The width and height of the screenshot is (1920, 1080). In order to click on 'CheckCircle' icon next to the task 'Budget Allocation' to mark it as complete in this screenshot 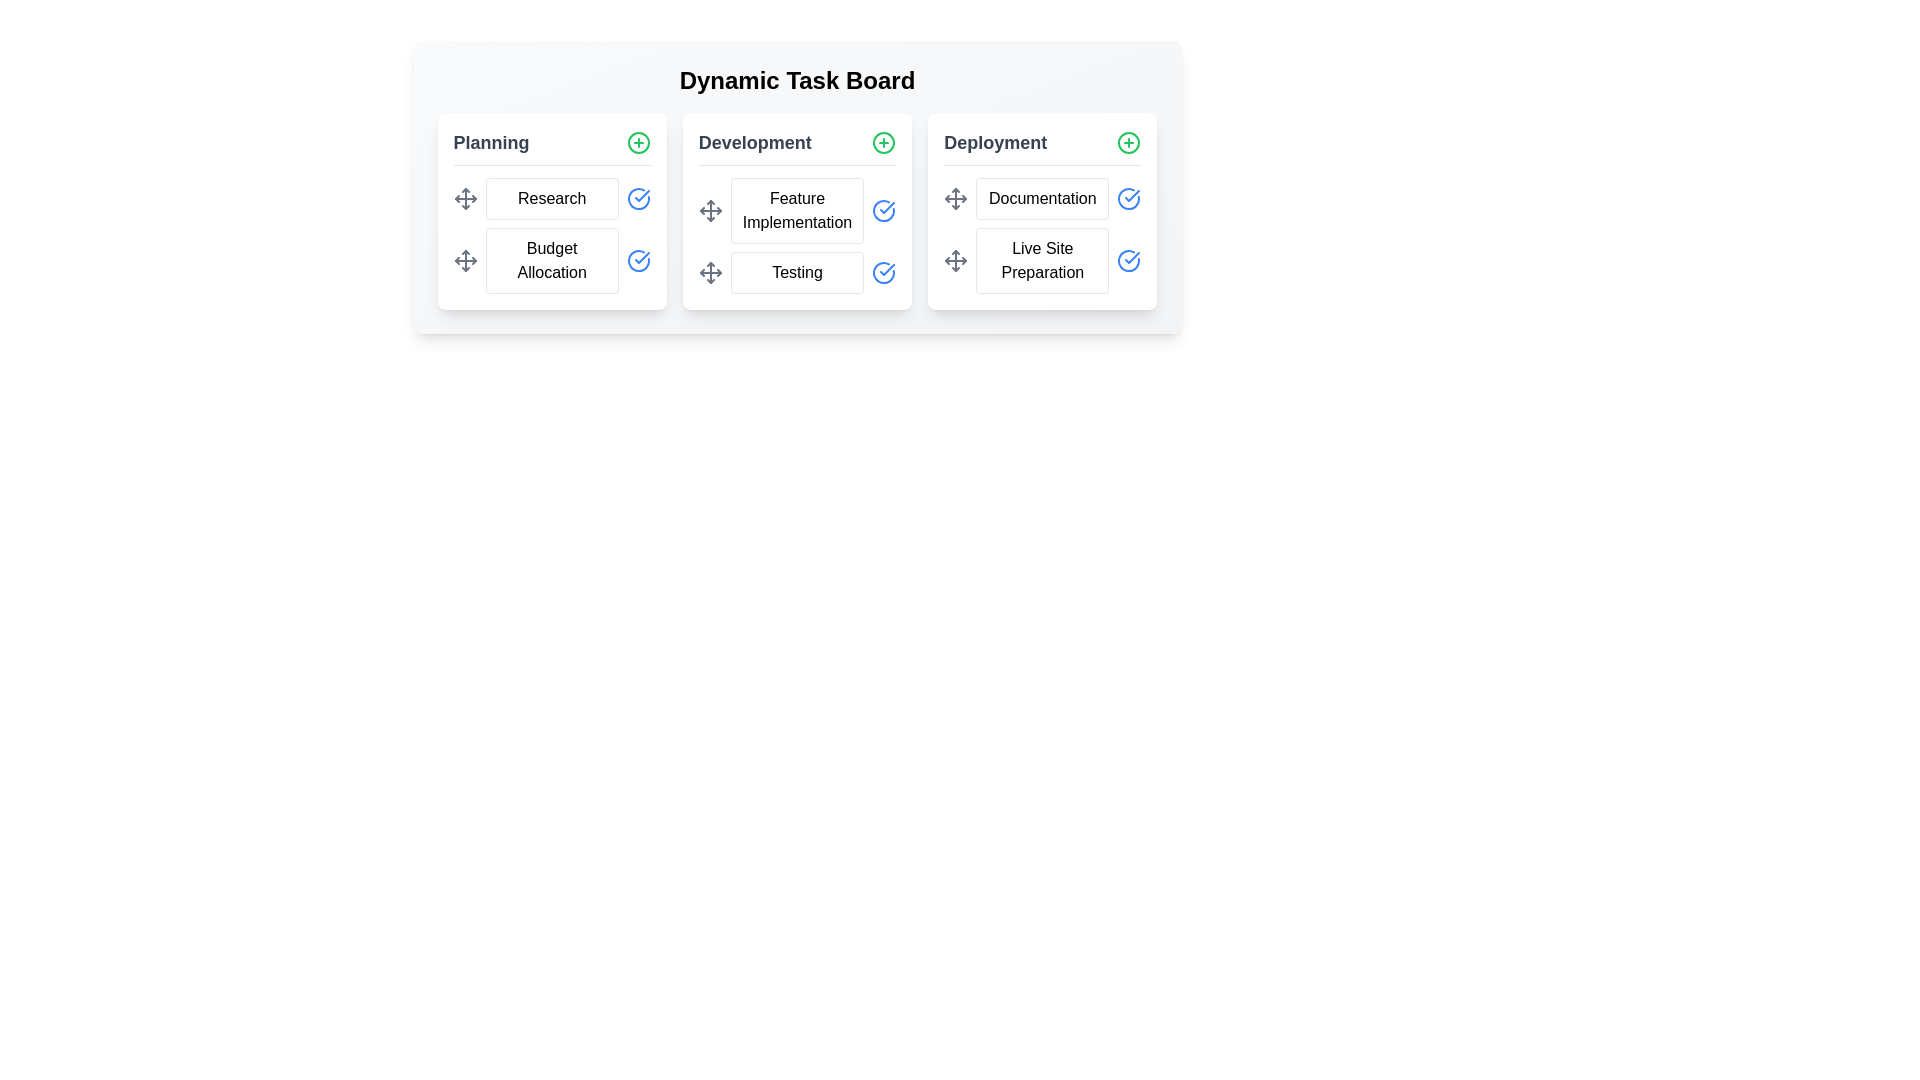, I will do `click(637, 260)`.